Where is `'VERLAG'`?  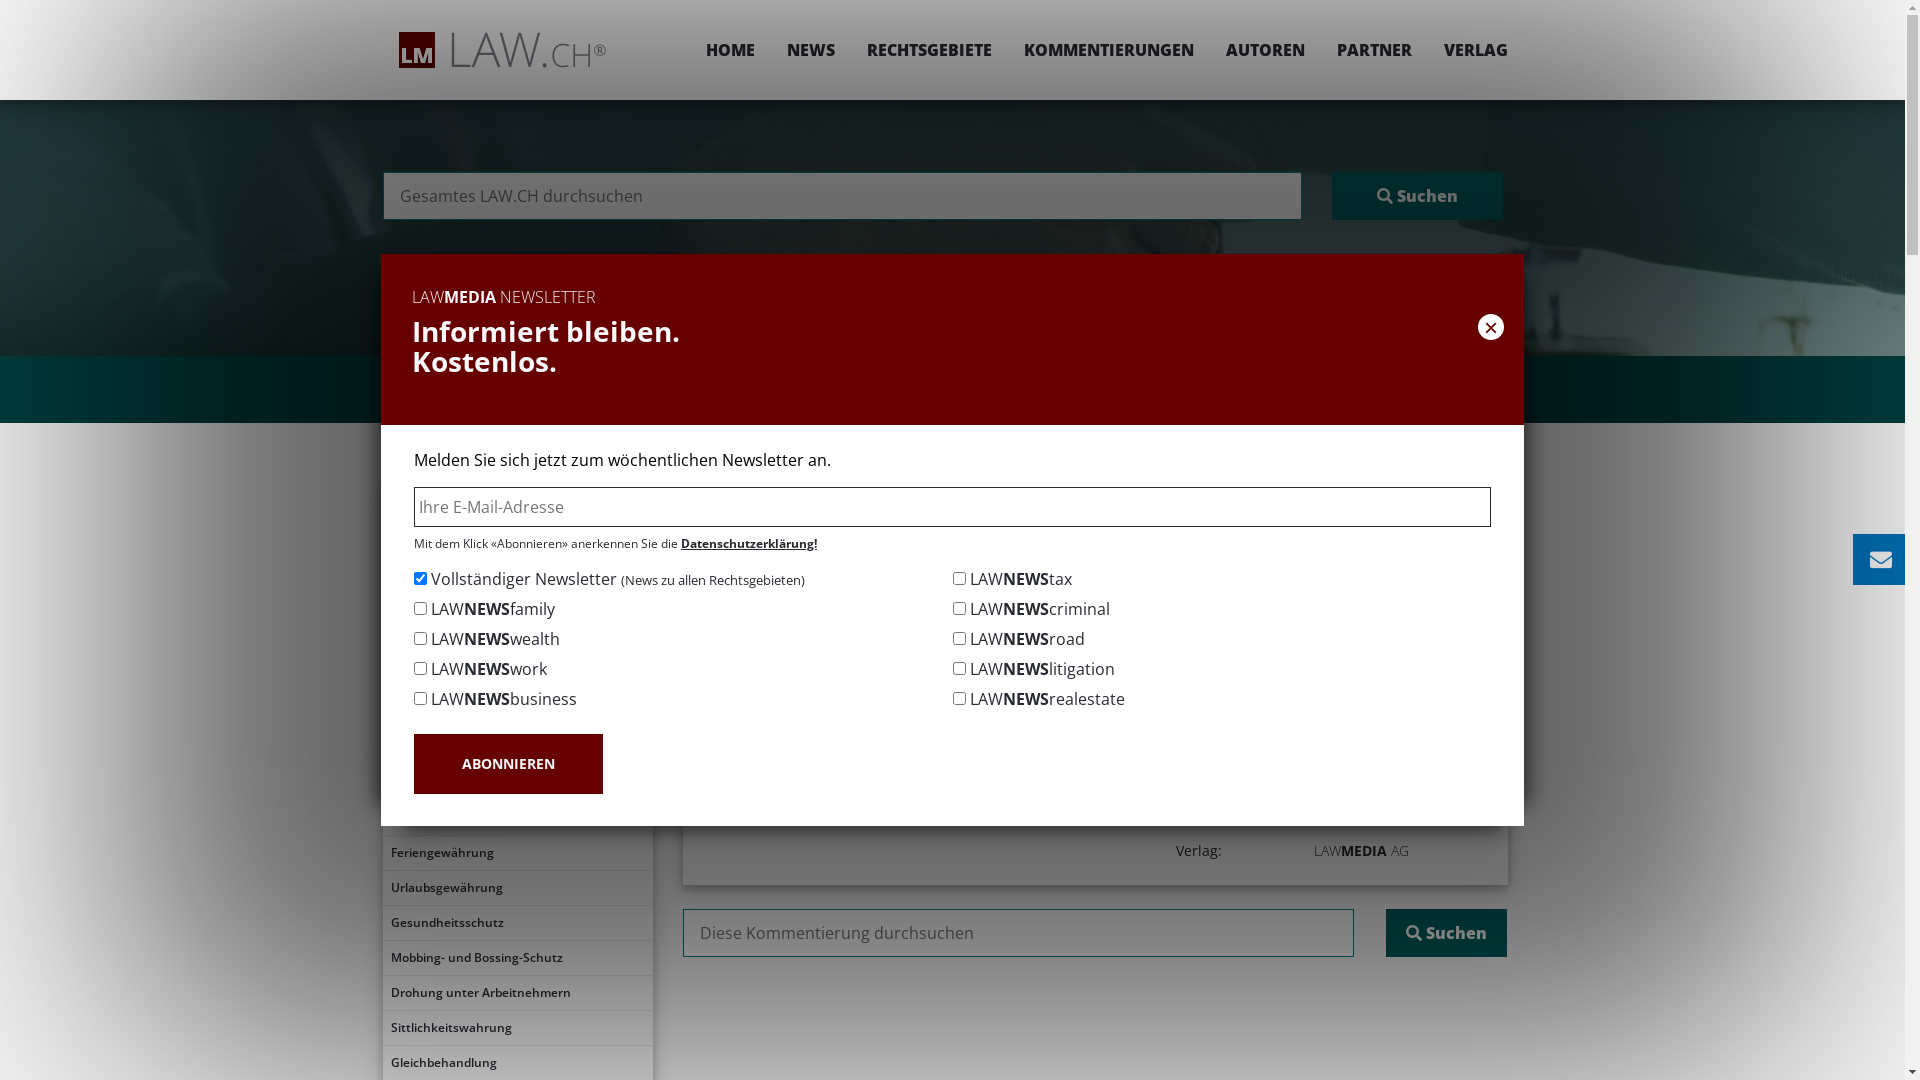
'VERLAG' is located at coordinates (1468, 49).